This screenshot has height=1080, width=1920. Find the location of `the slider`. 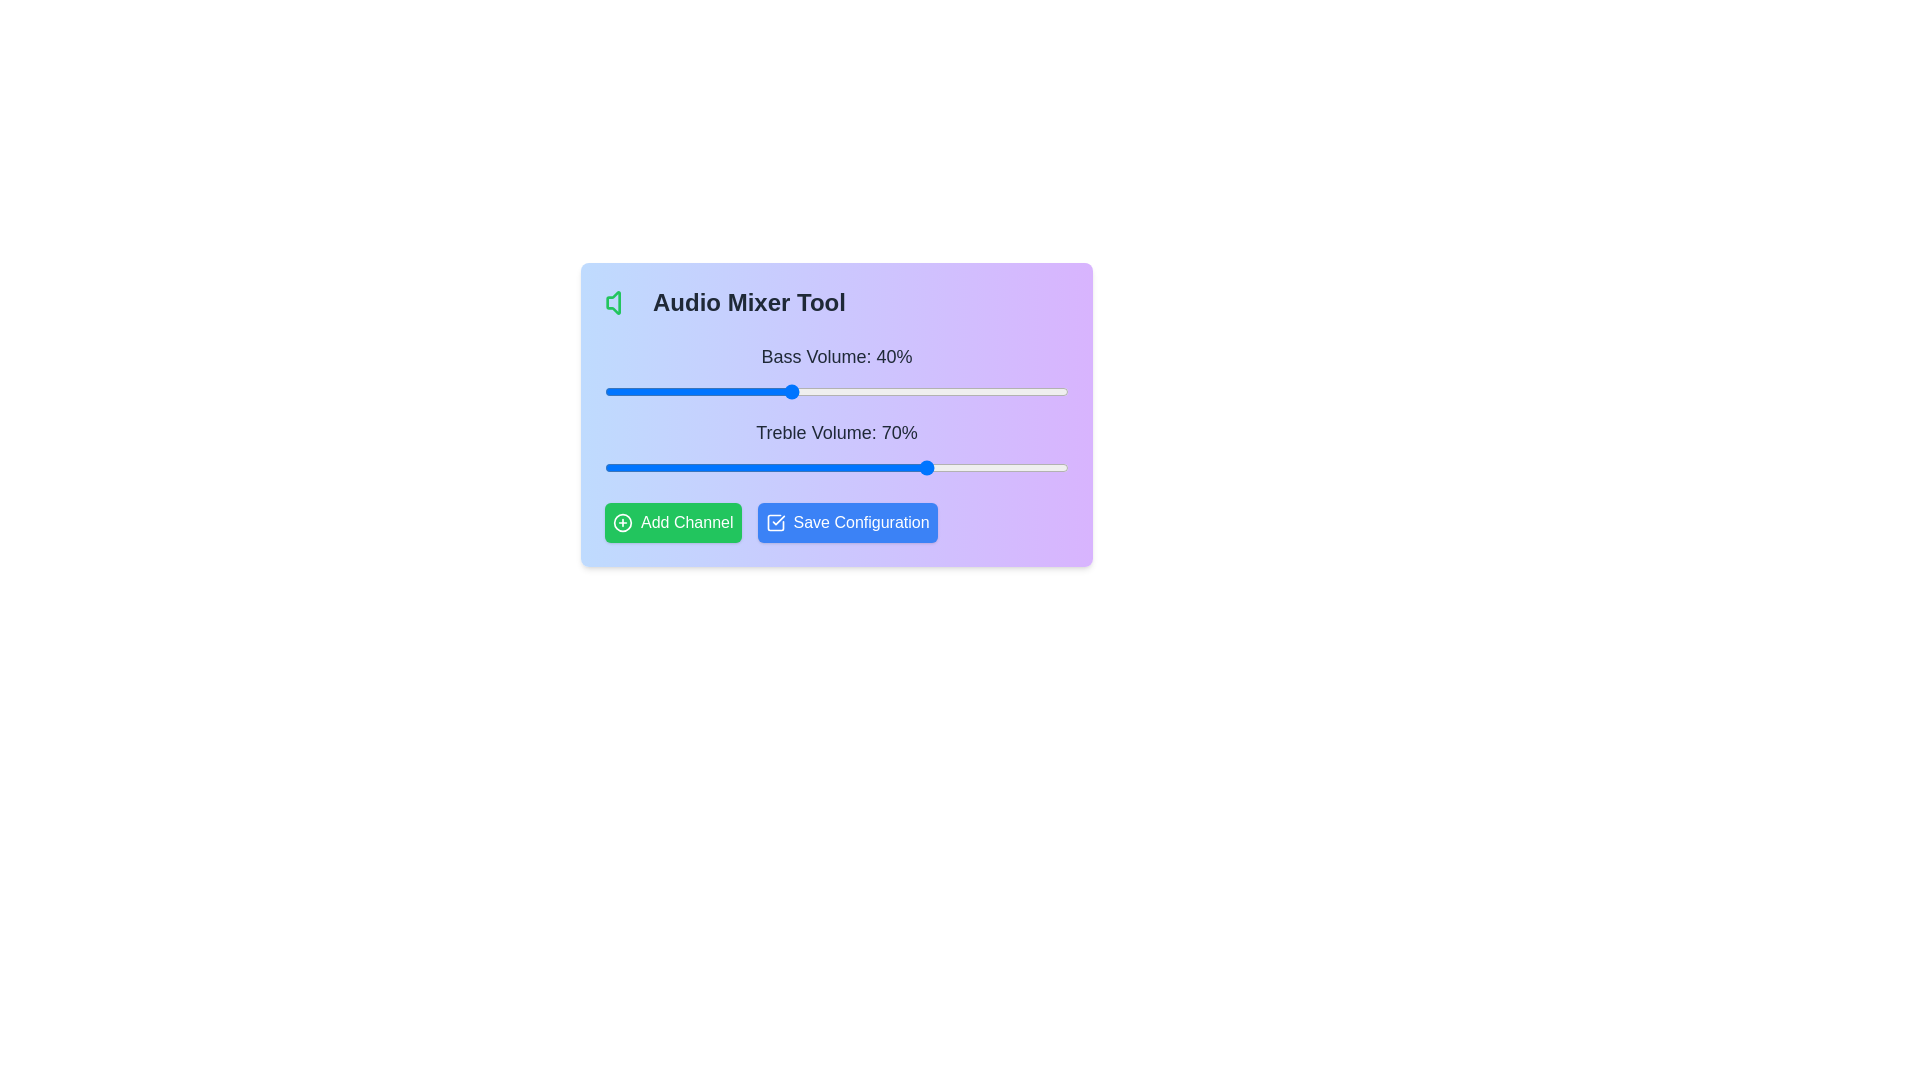

the slider is located at coordinates (738, 392).